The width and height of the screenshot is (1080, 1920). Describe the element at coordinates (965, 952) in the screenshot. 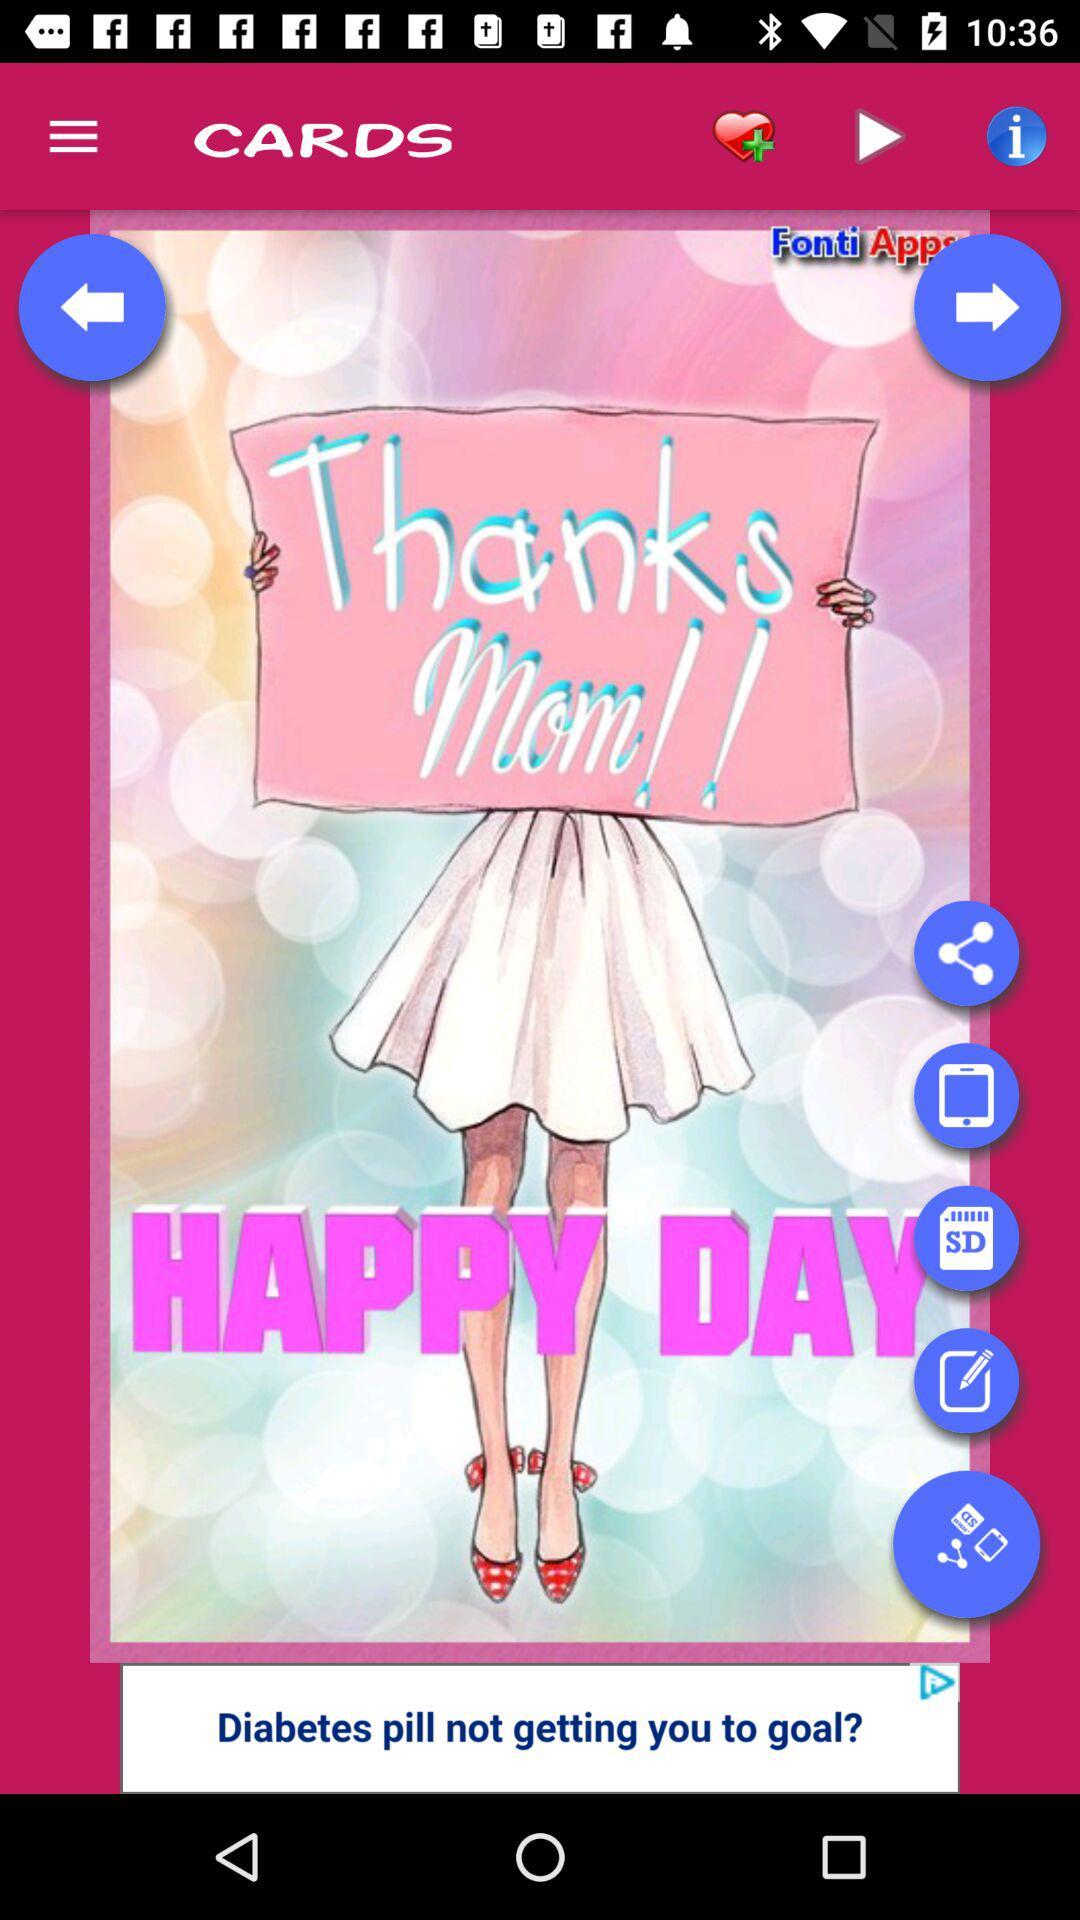

I see `share` at that location.